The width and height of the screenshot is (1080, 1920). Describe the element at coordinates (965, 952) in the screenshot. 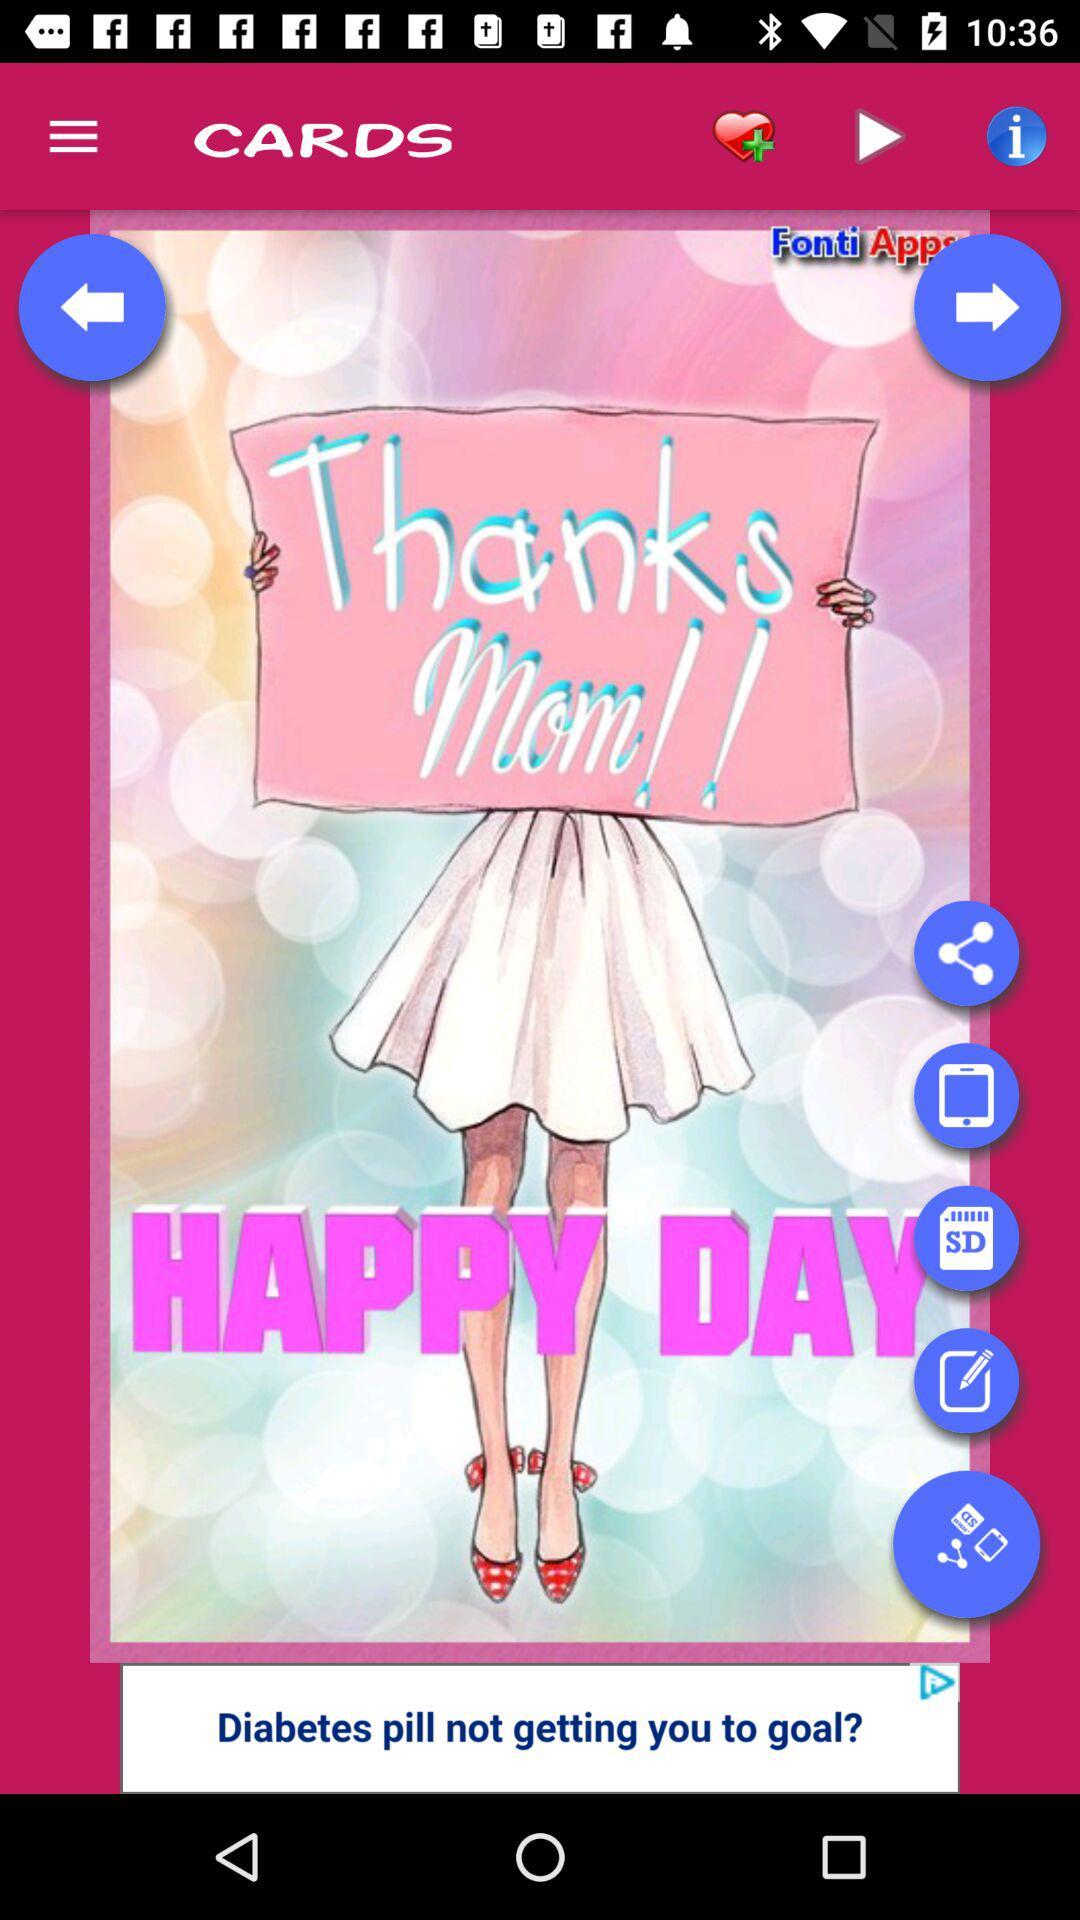

I see `share` at that location.